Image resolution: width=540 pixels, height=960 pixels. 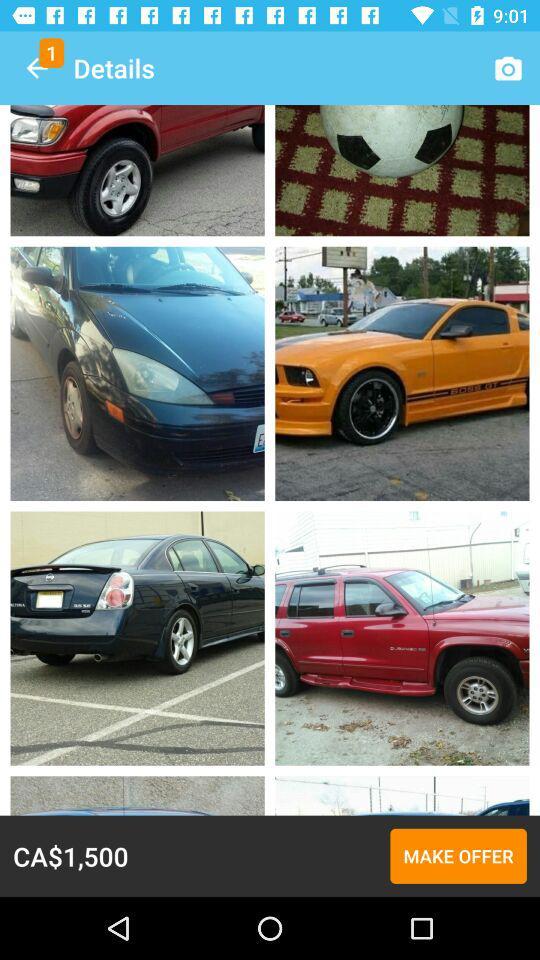 I want to click on the item to the right of the ca$1,500 icon, so click(x=458, y=855).